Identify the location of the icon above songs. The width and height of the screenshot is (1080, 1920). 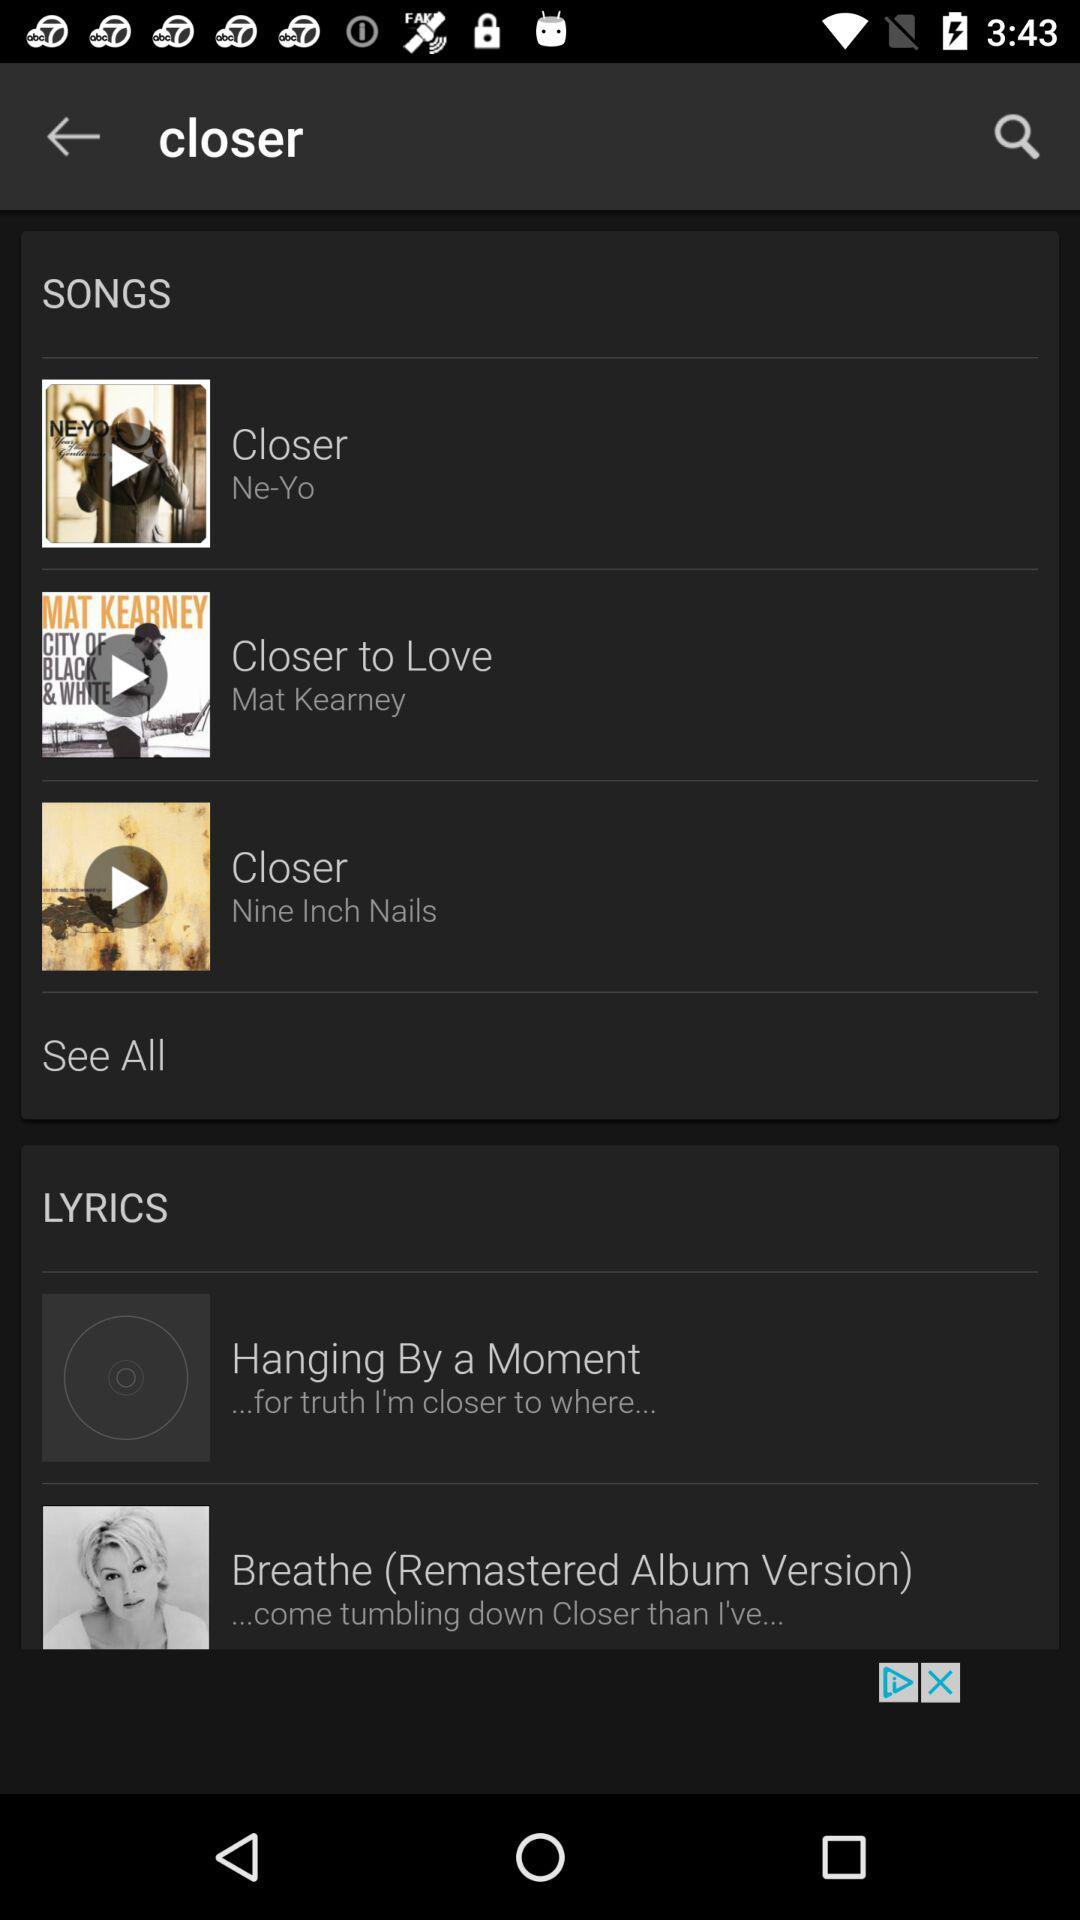
(72, 135).